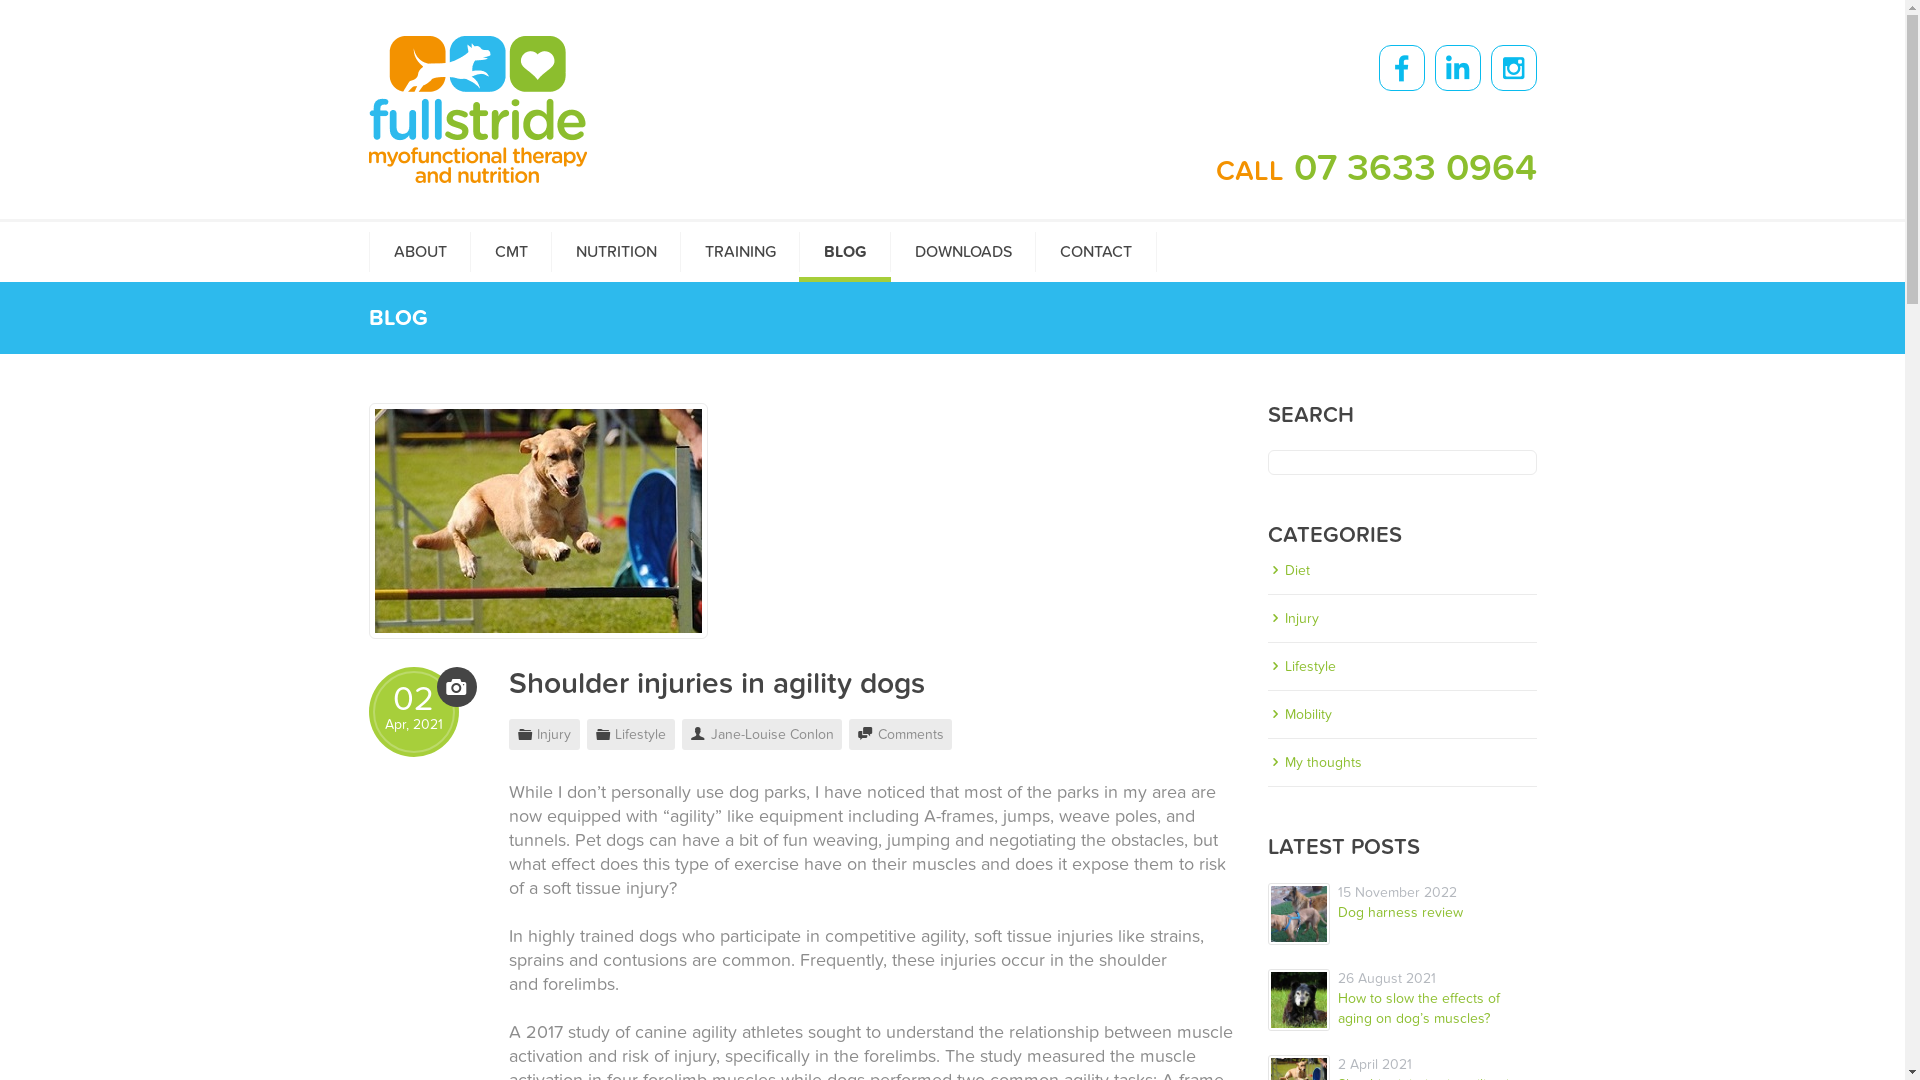  What do you see at coordinates (1400, 67) in the screenshot?
I see `'Facebook'` at bounding box center [1400, 67].